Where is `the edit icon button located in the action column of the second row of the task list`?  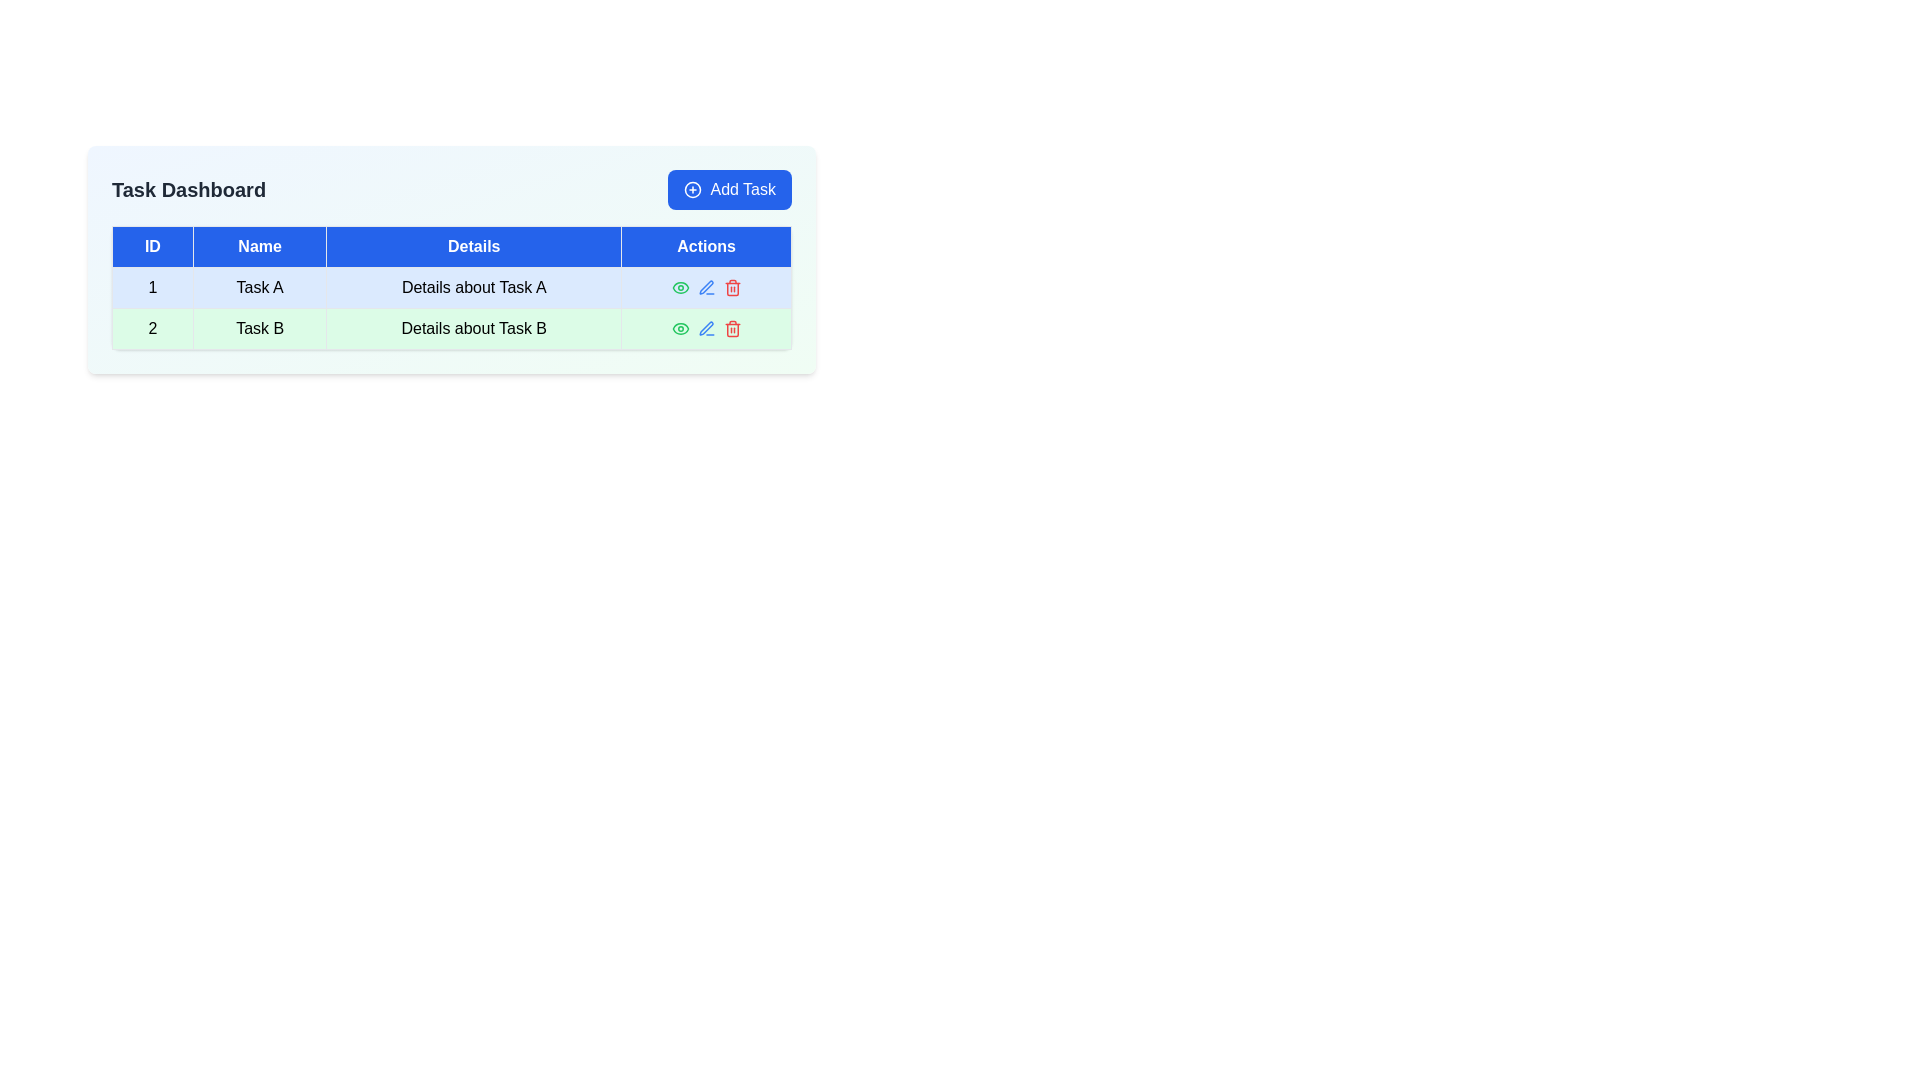
the edit icon button located in the action column of the second row of the task list is located at coordinates (706, 288).